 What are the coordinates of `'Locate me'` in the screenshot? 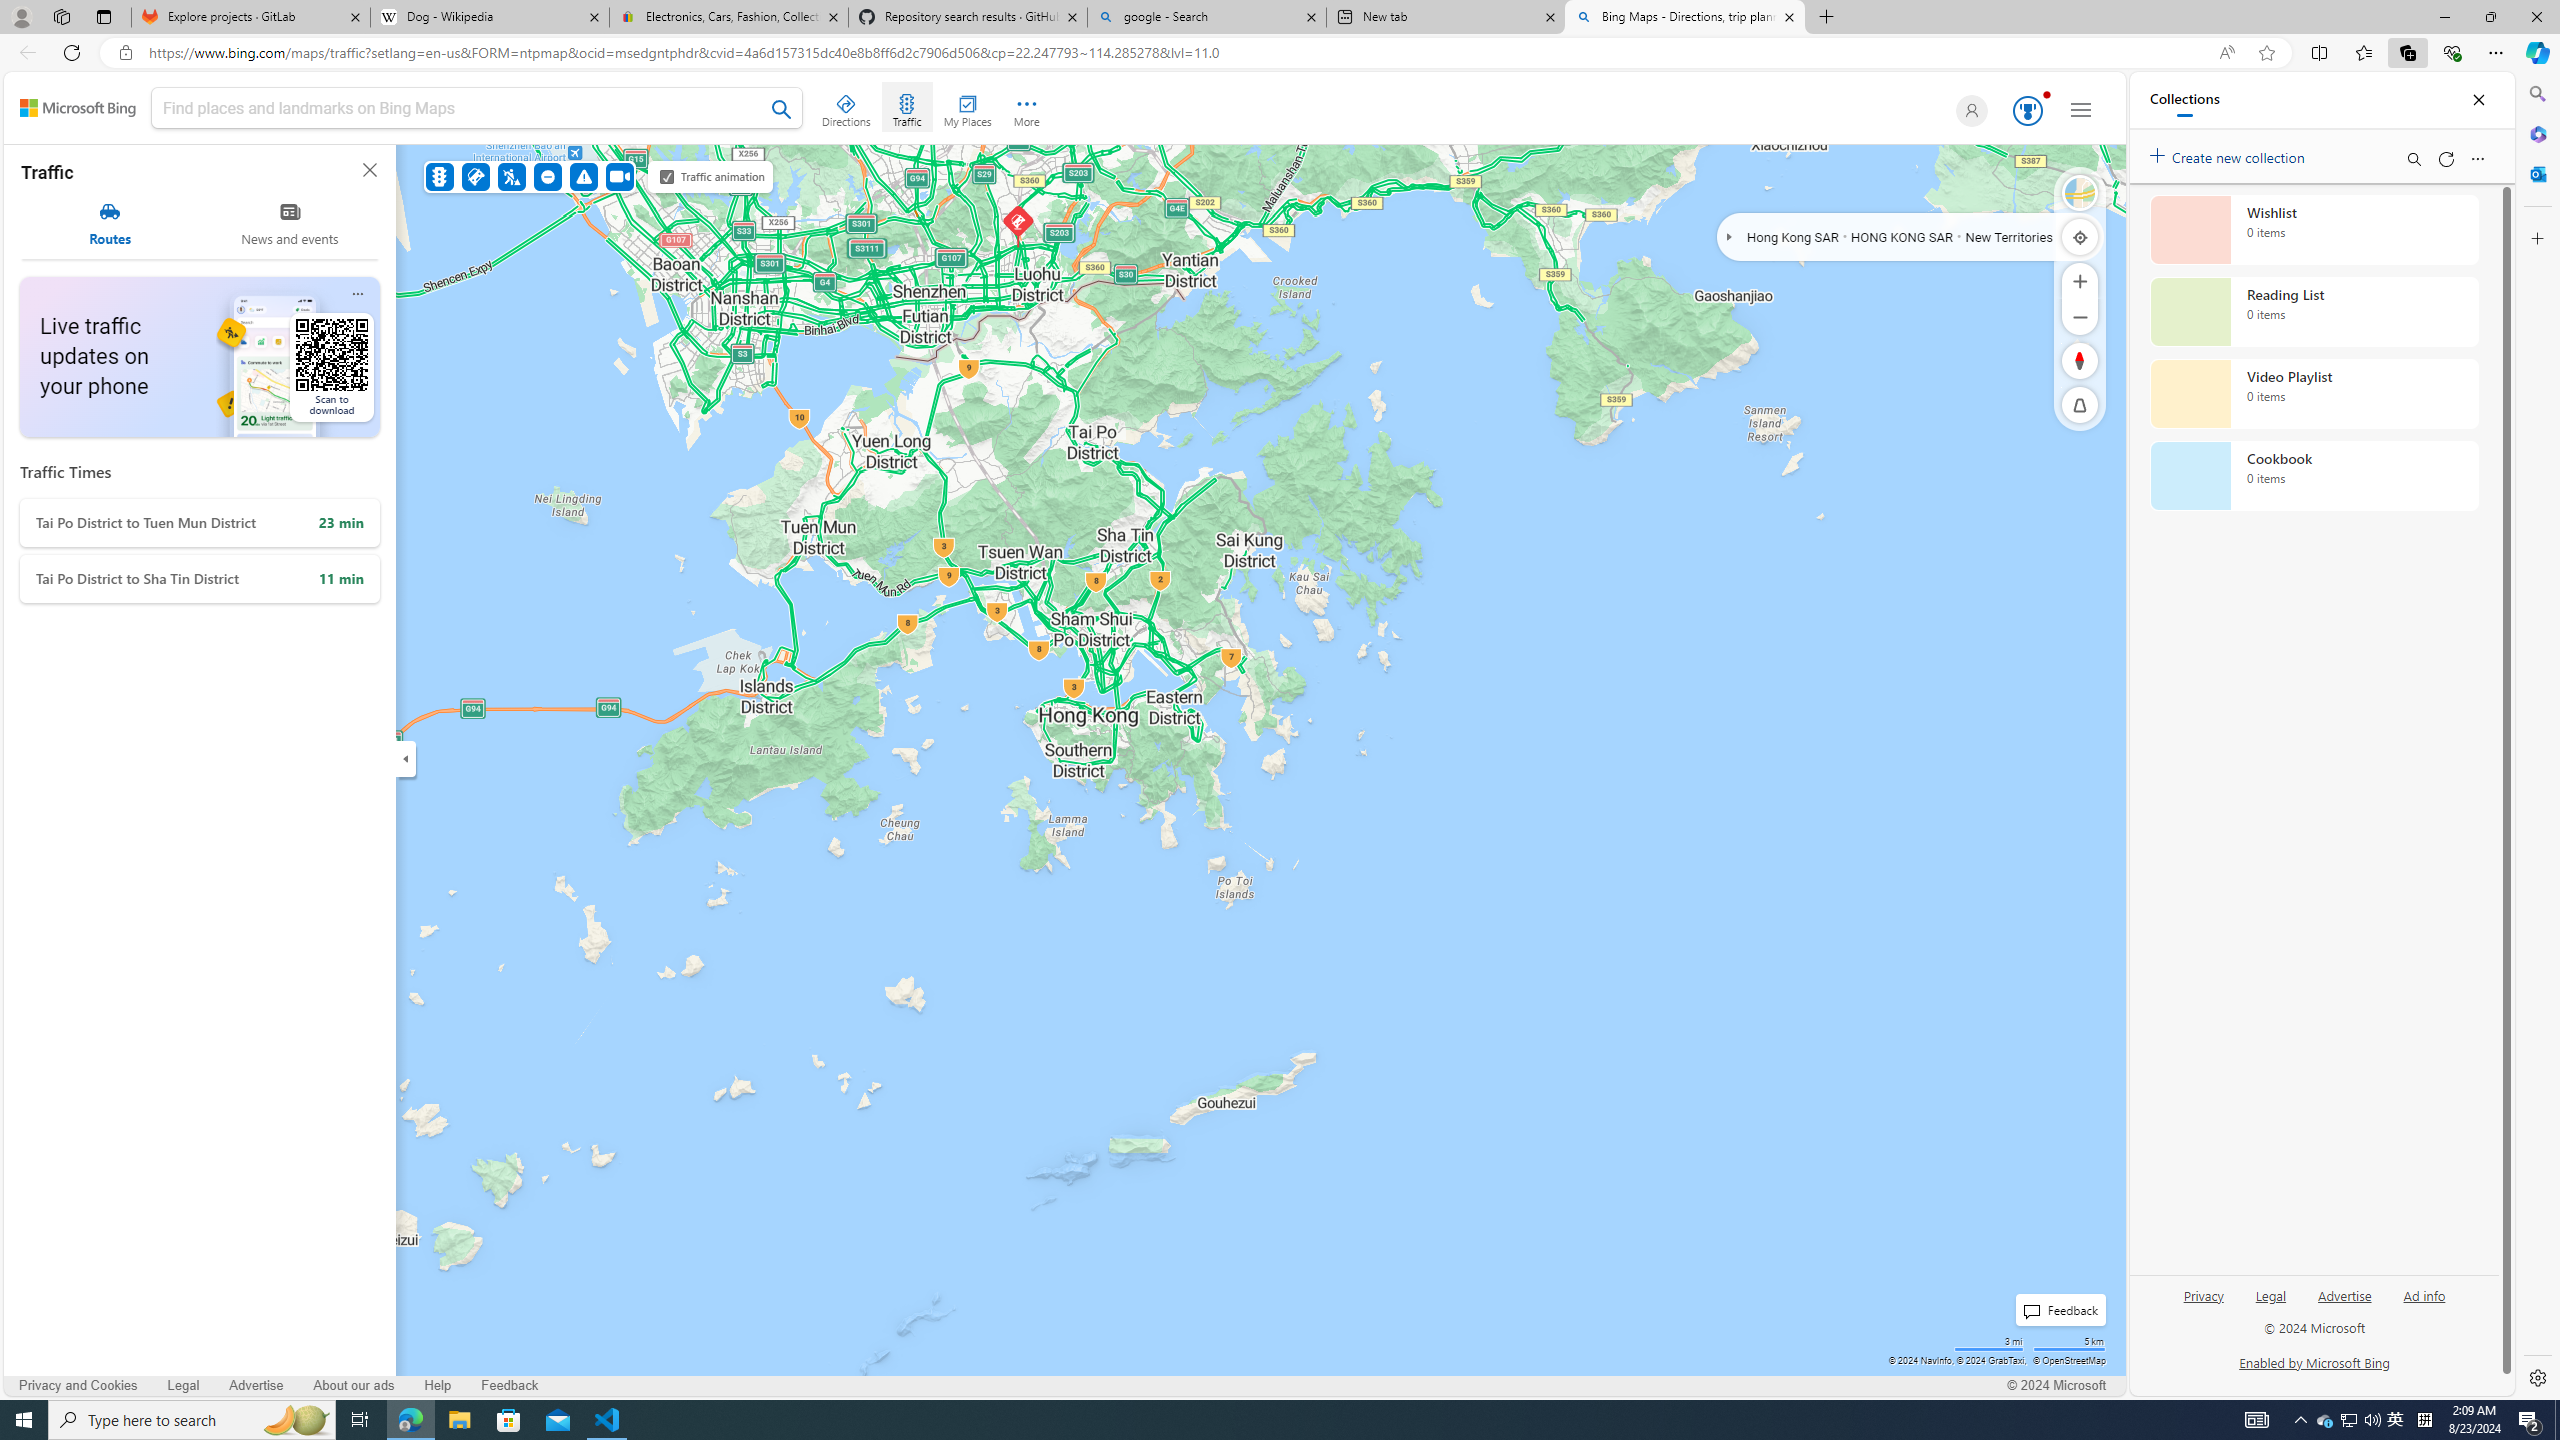 It's located at (2079, 235).